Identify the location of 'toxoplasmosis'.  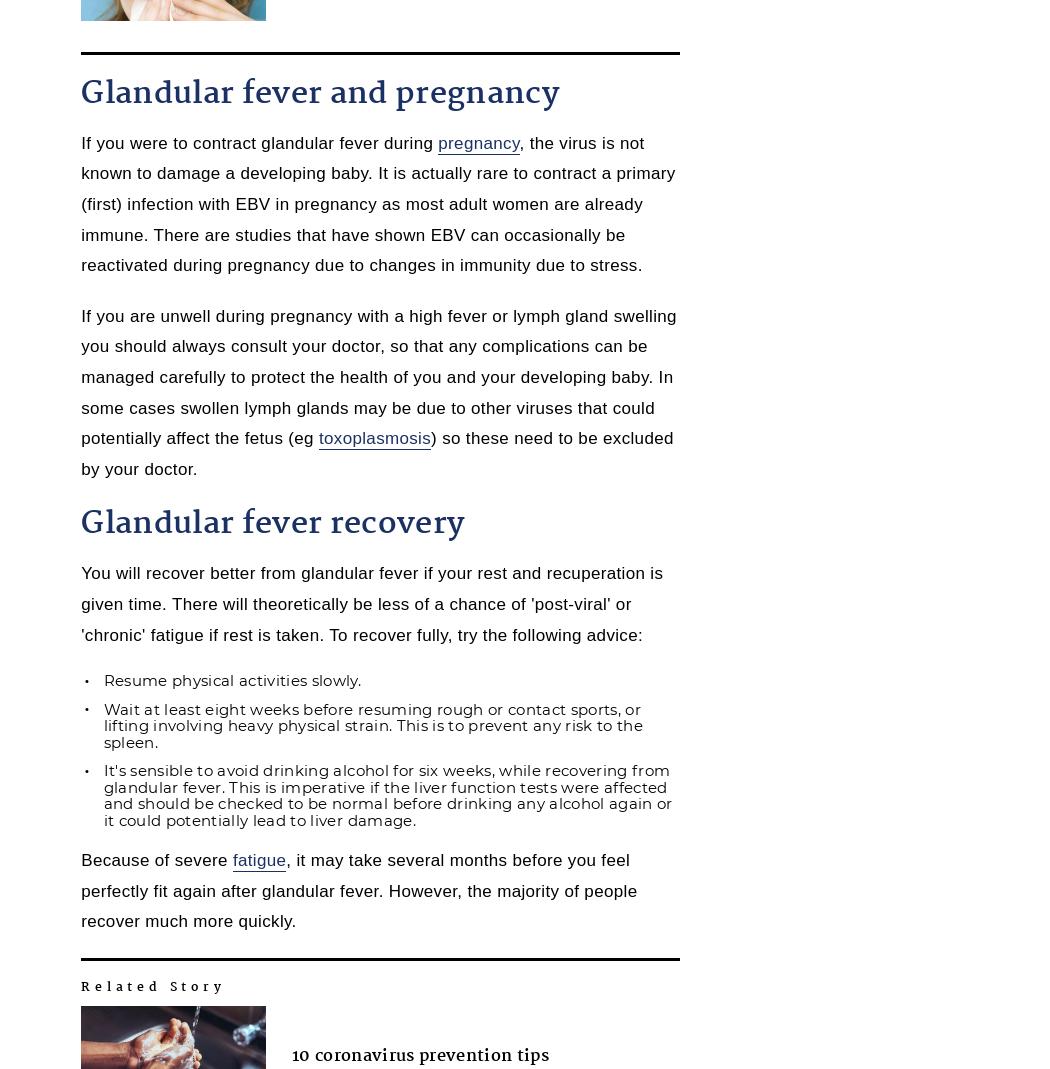
(373, 437).